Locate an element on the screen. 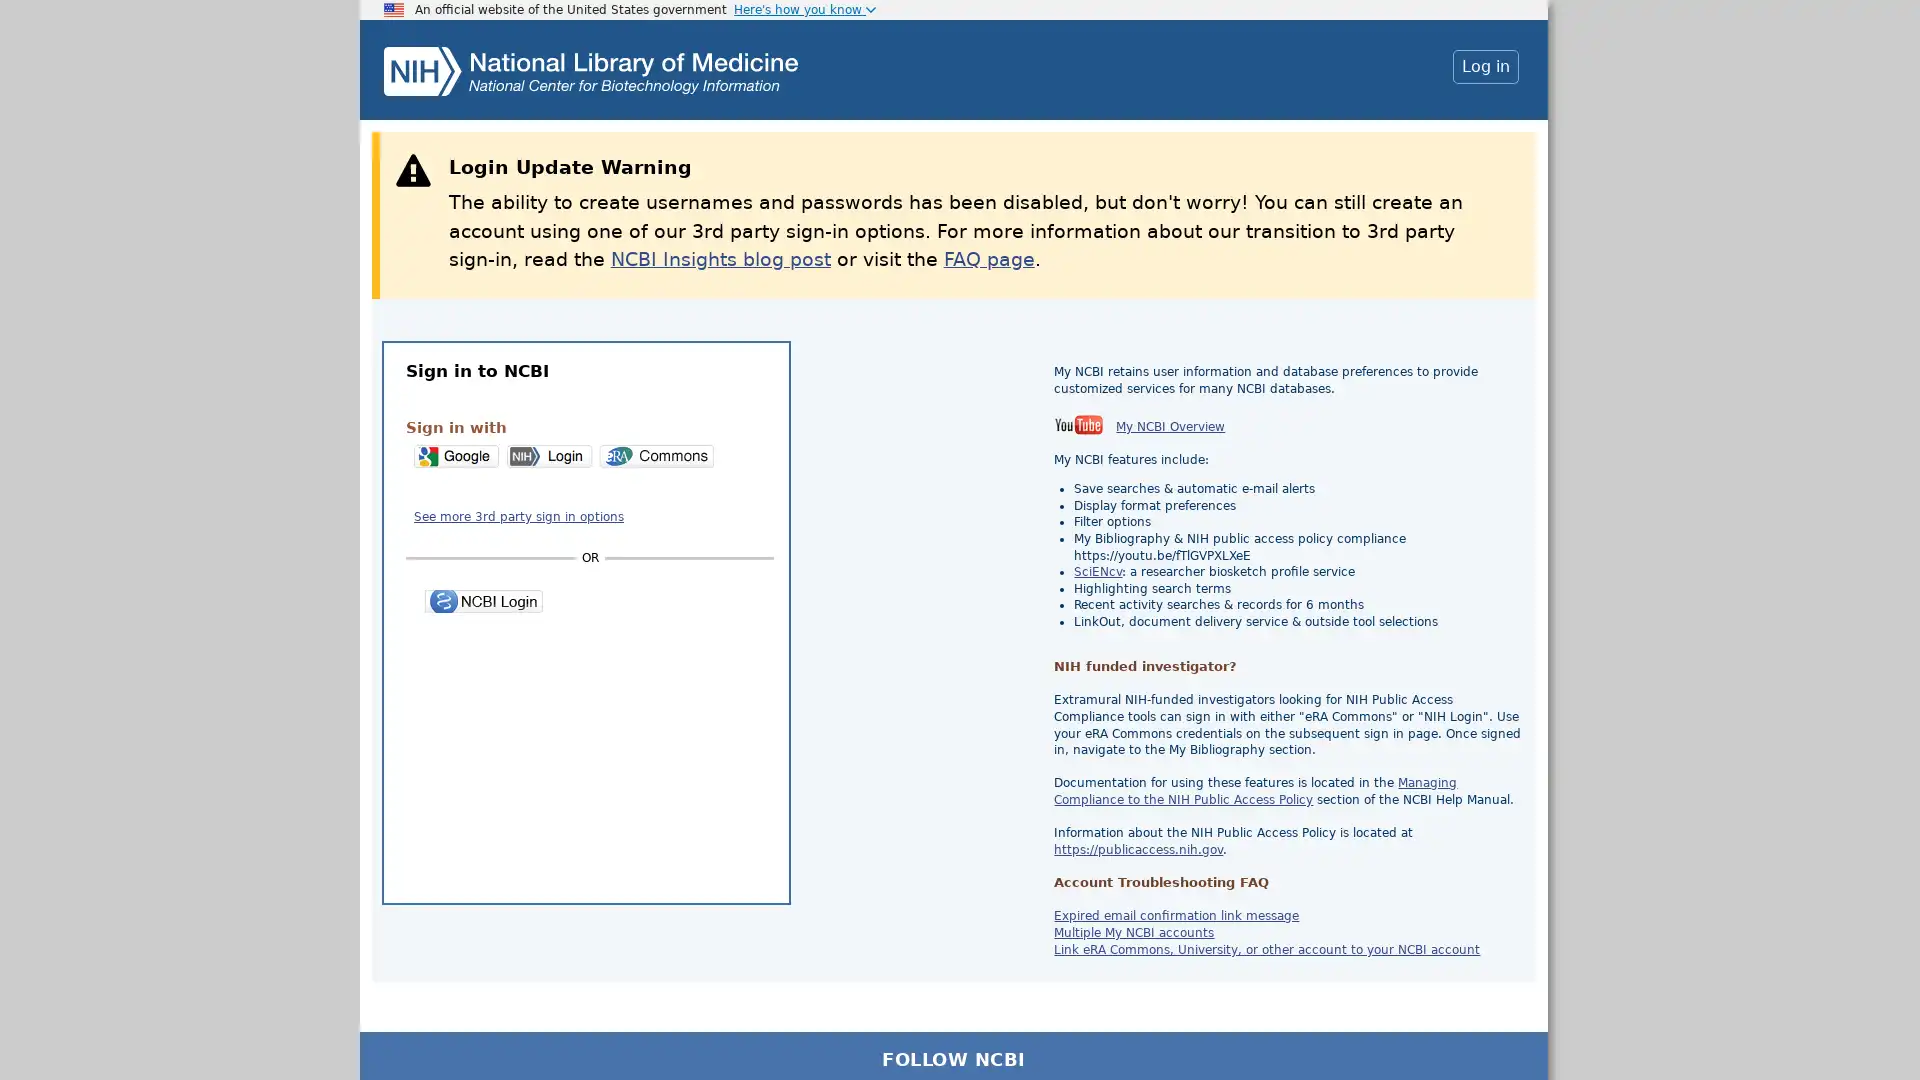 The image size is (1920, 1080). Managing Compliance to the NIH Public Access Policy is located at coordinates (1254, 790).